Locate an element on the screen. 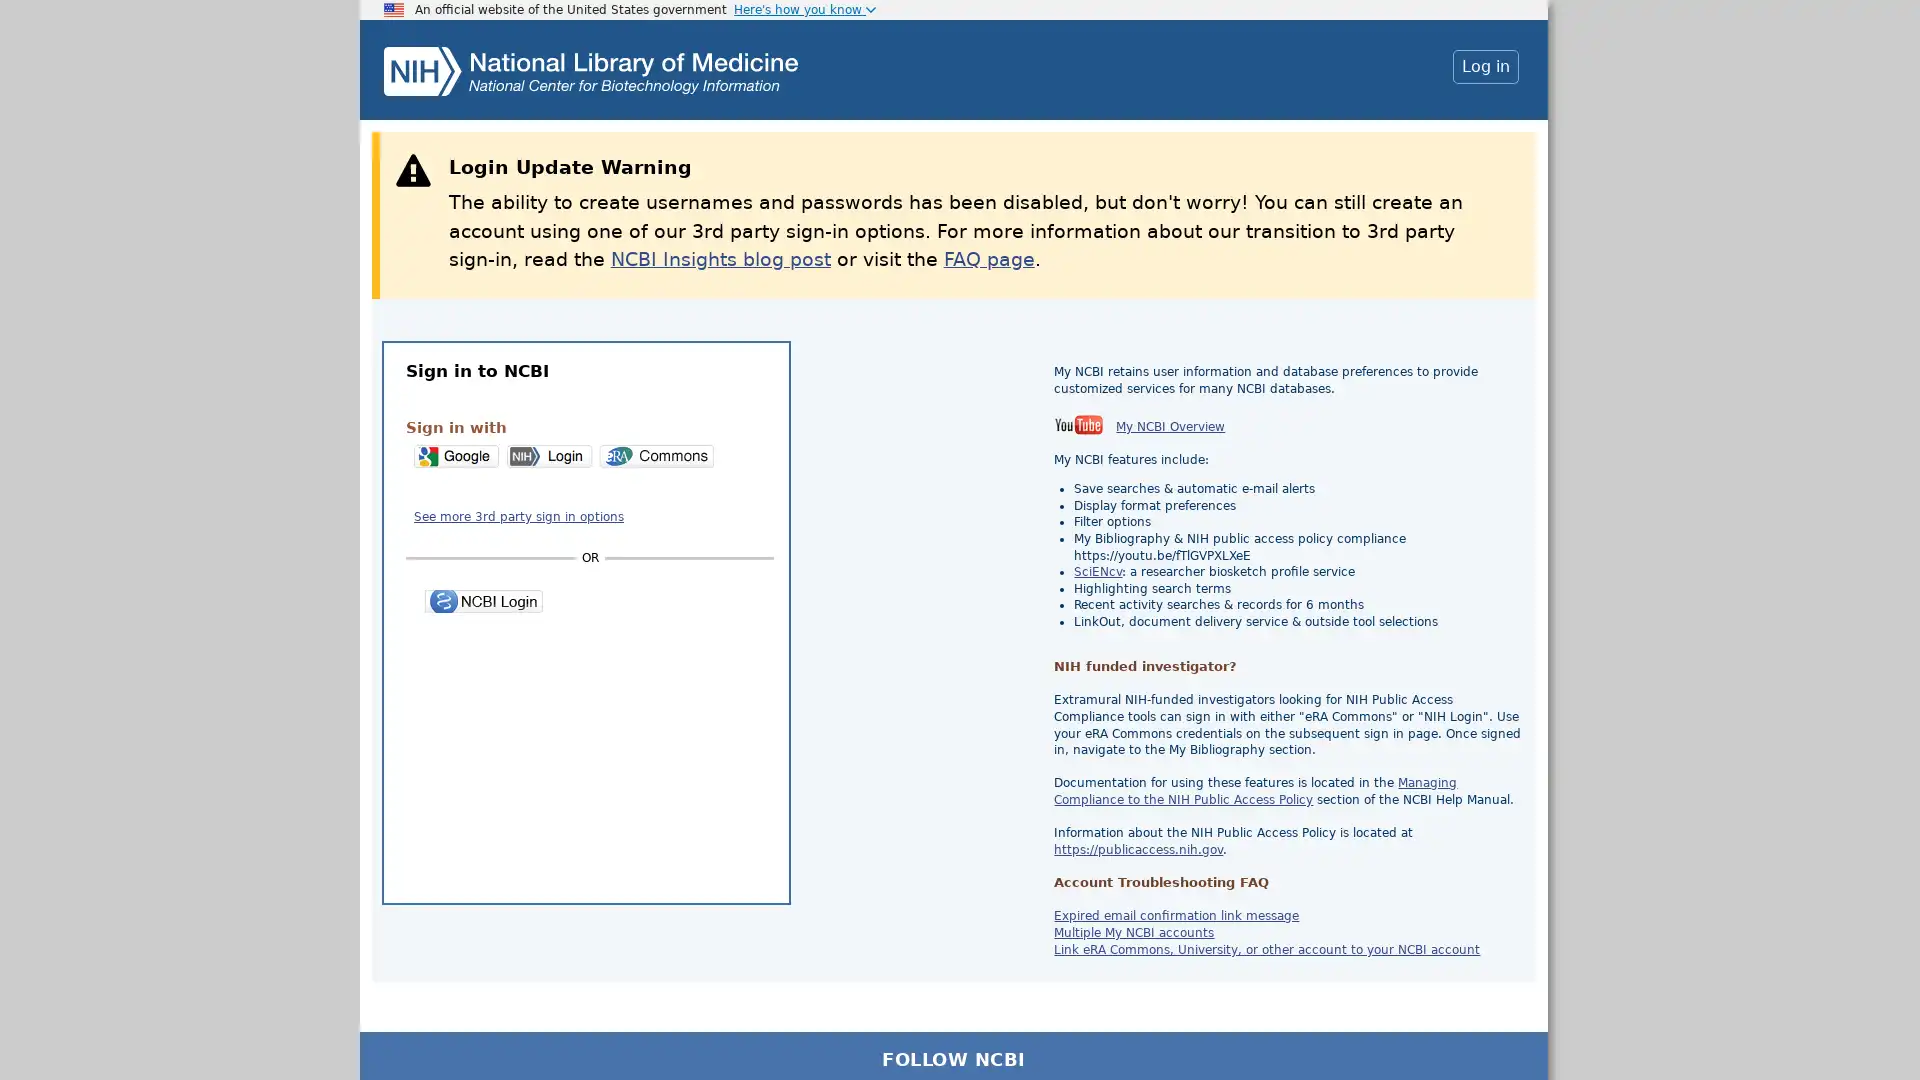 The image size is (1920, 1080). Managing Compliance to the NIH Public Access Policy is located at coordinates (1254, 790).